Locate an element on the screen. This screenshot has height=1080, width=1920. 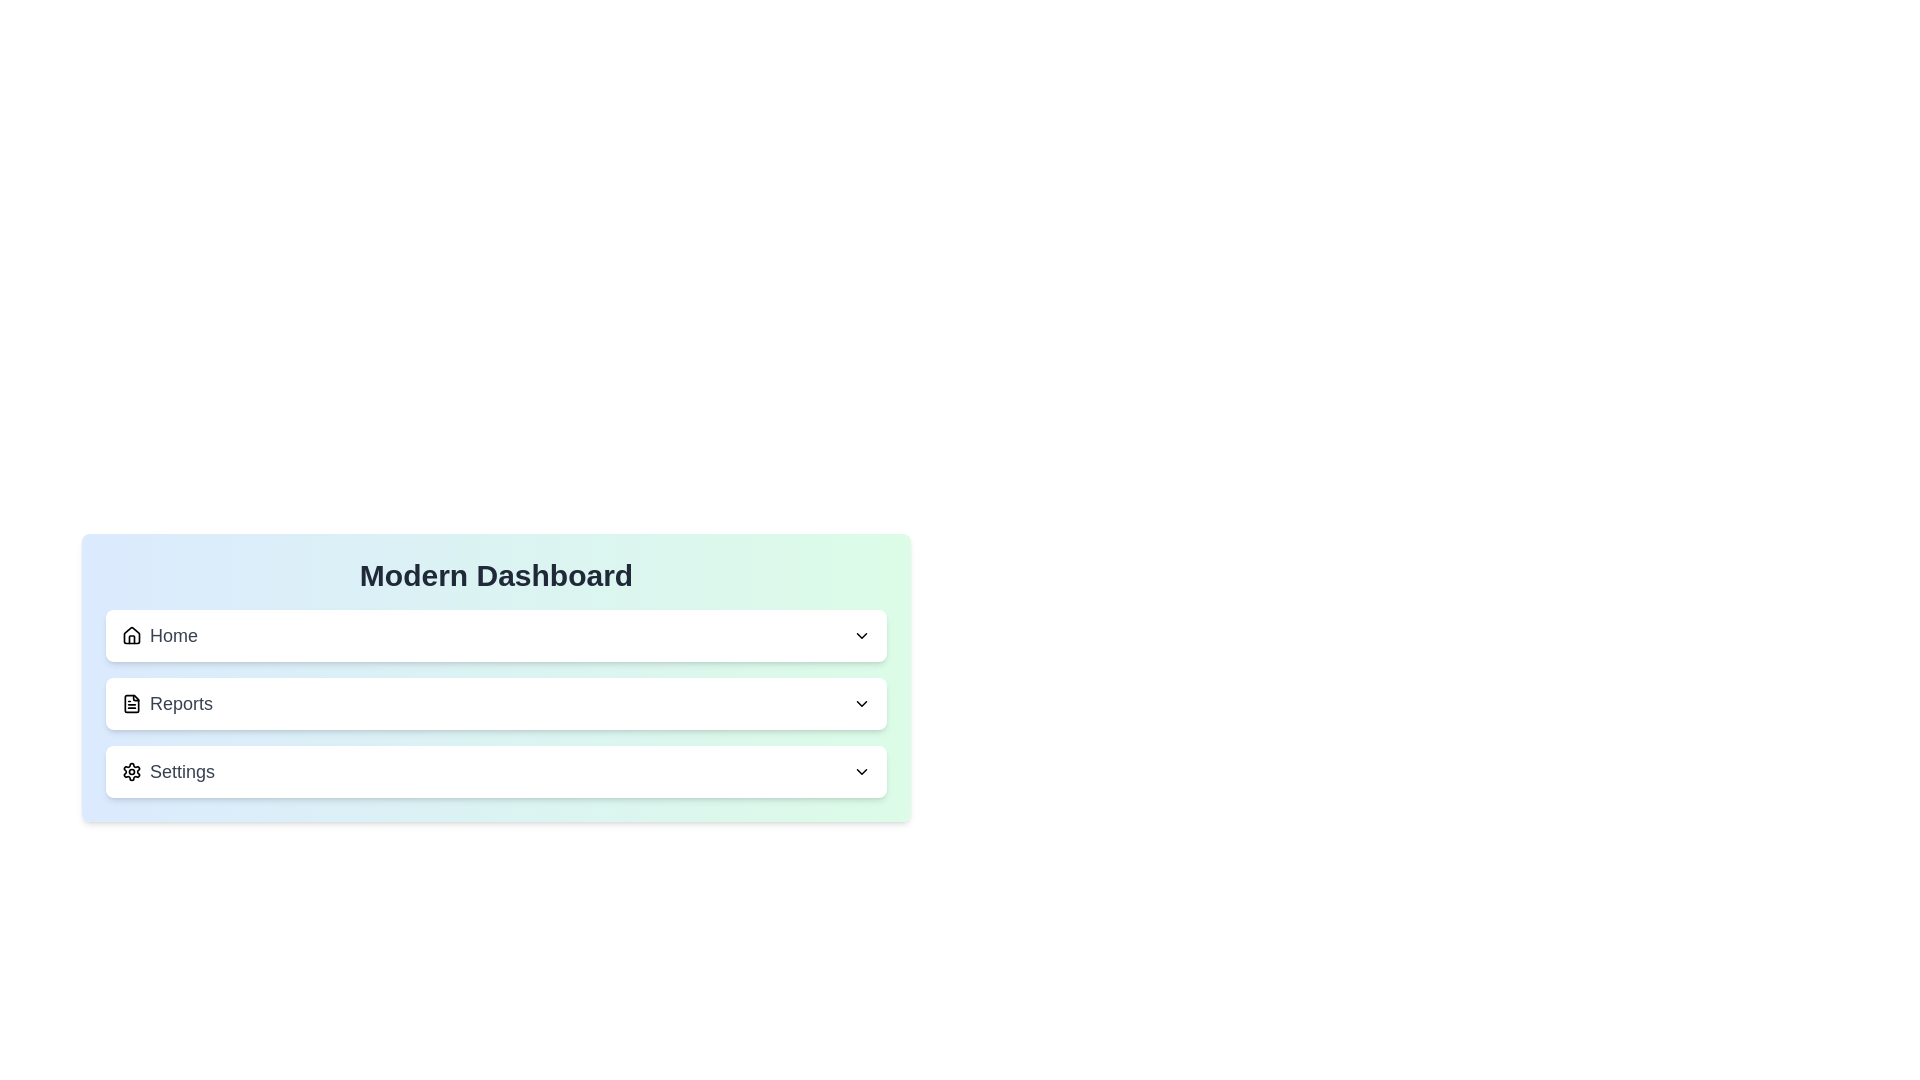
the 'Reports' text label, which is styled with a medium font weight and large text size, located on the second row of items in the sidebar, directly following a file icon is located at coordinates (181, 703).